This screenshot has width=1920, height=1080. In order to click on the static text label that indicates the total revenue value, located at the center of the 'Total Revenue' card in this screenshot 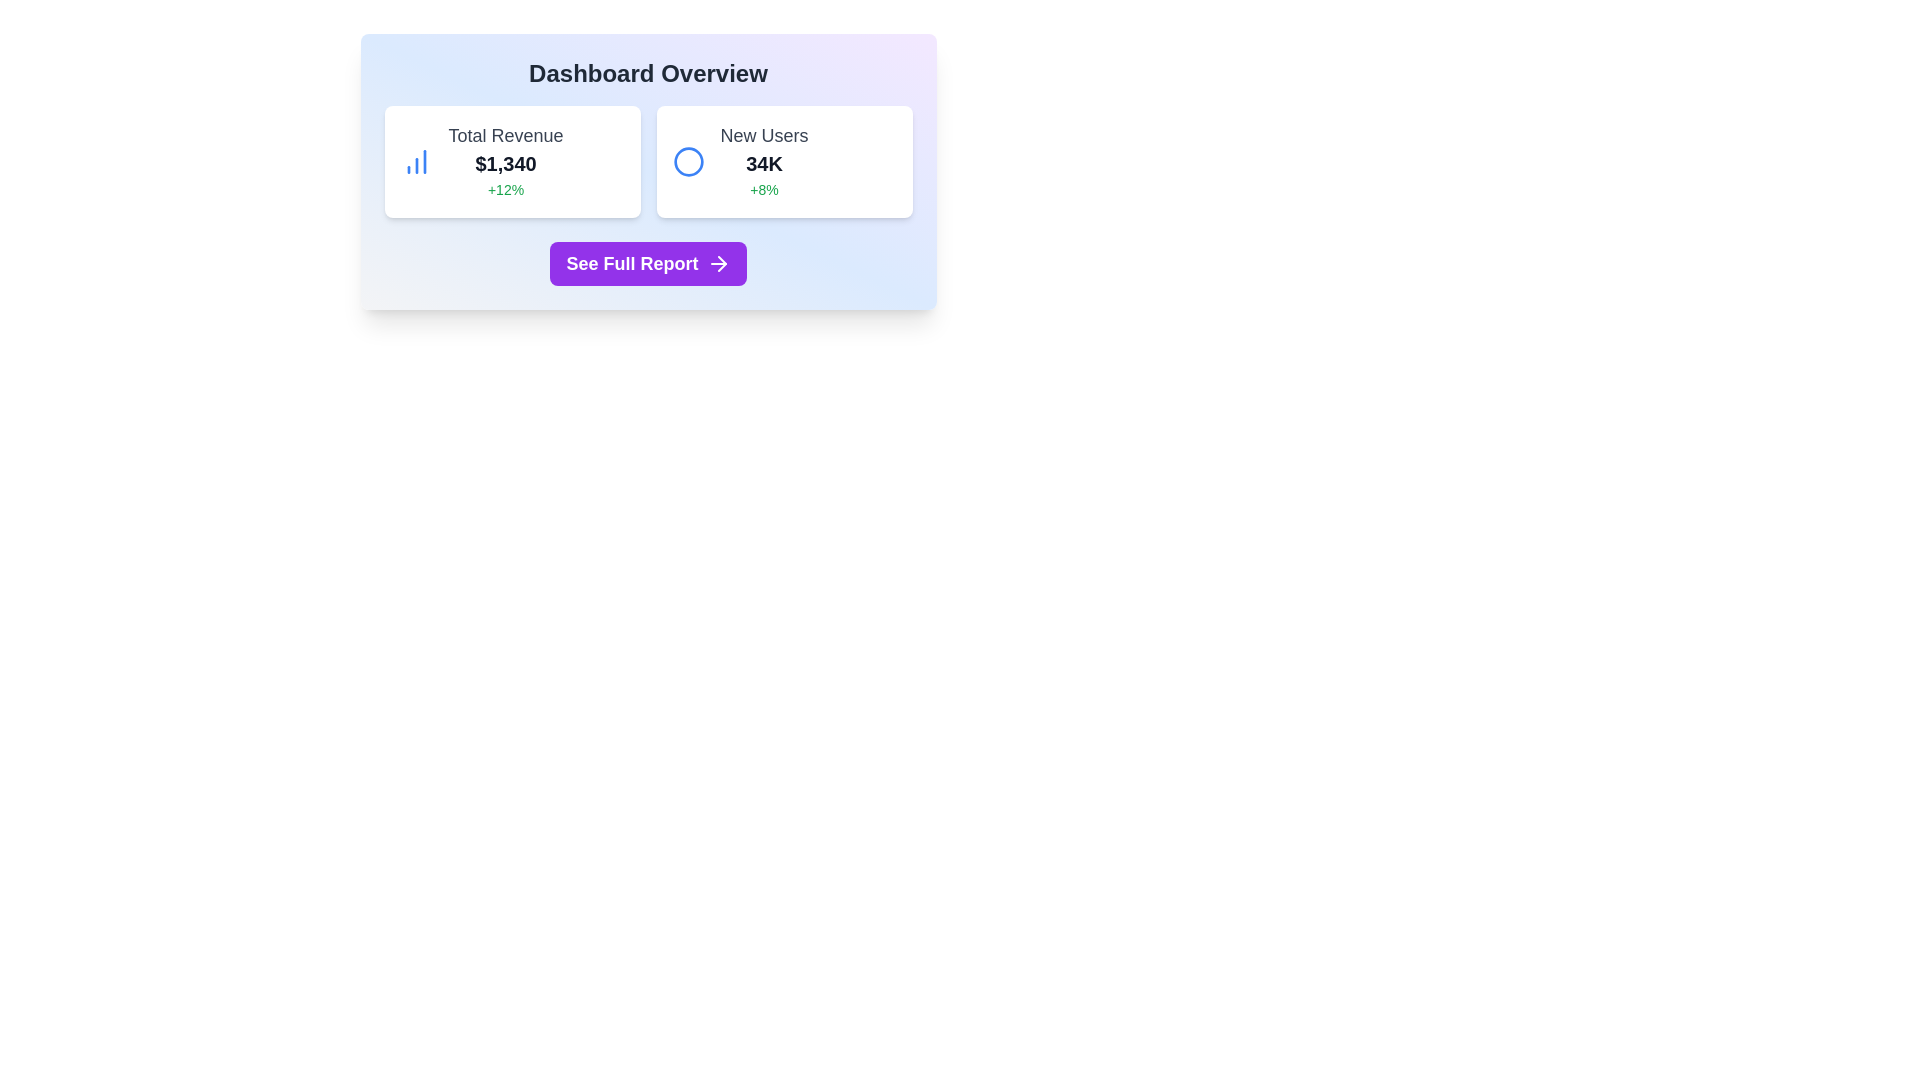, I will do `click(506, 163)`.